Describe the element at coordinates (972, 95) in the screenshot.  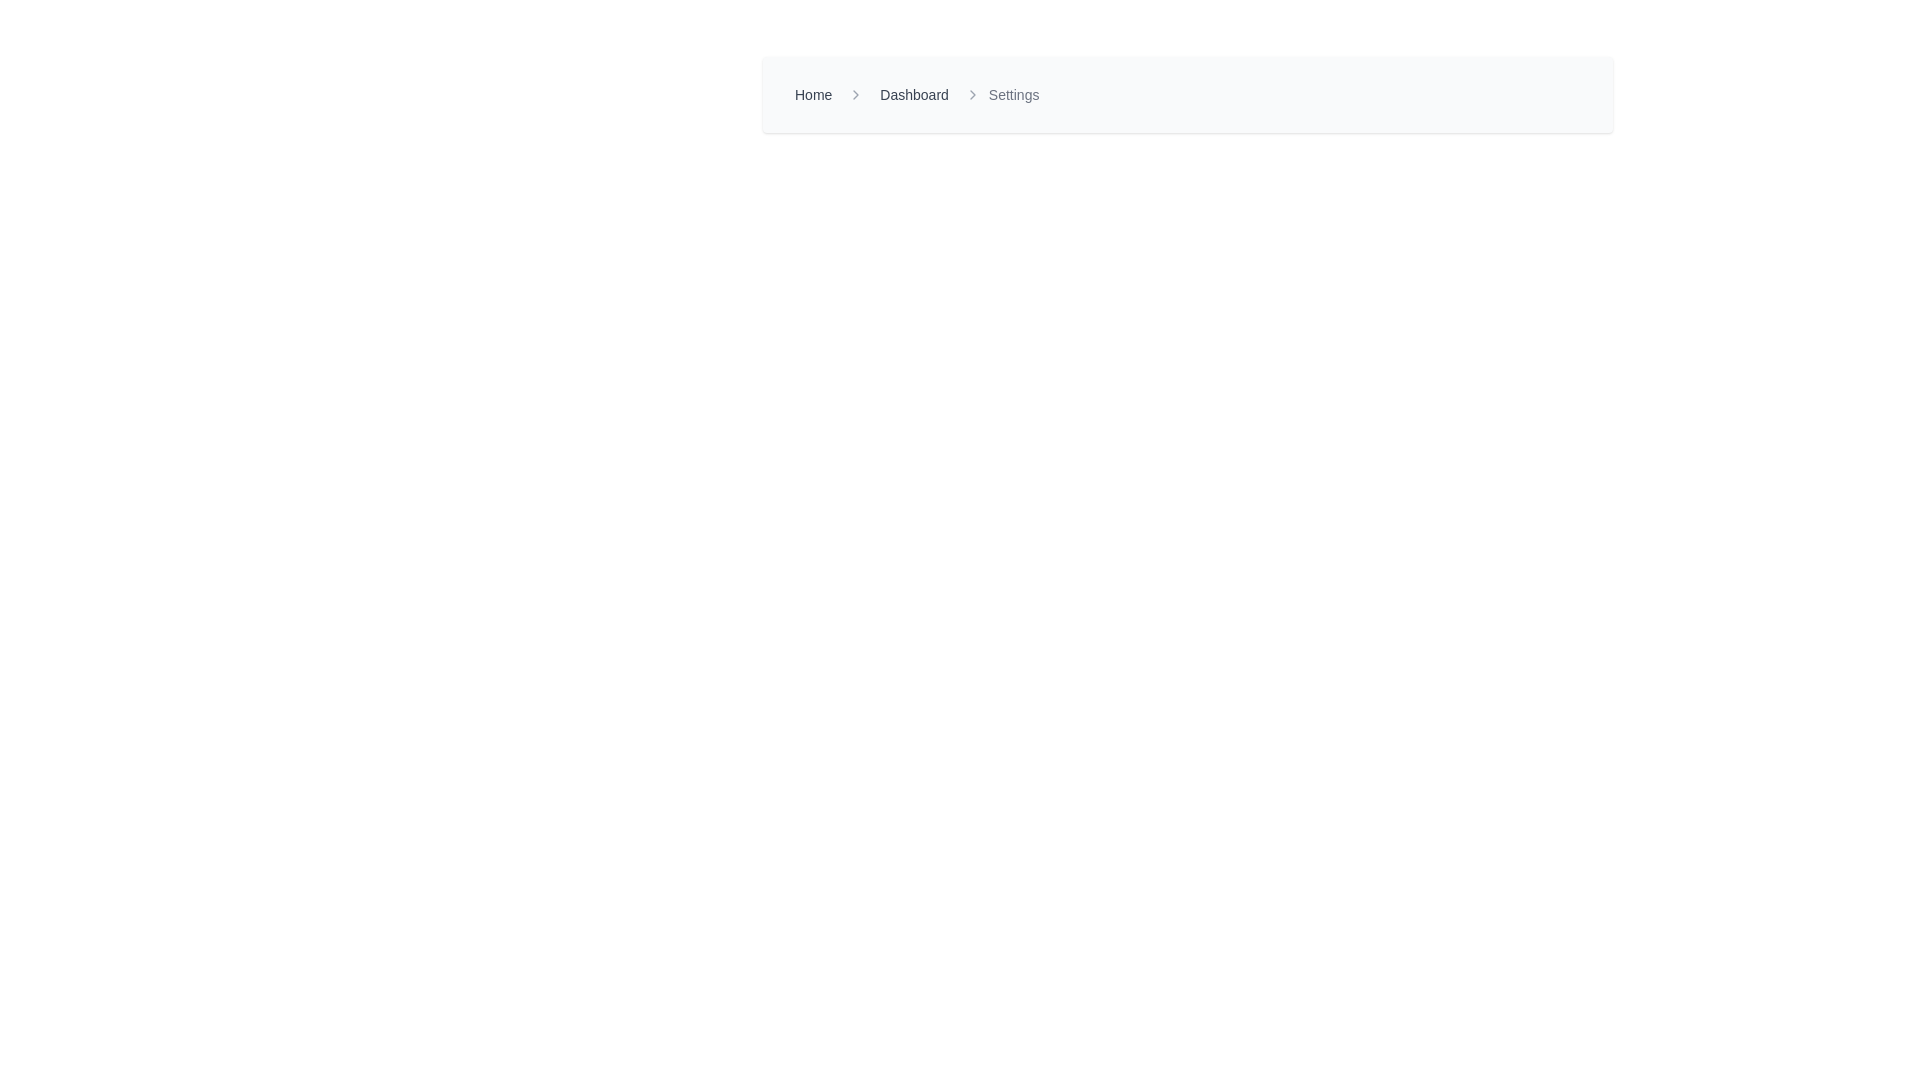
I see `the Navigation separator arrow icon located between the 'Dashboard' and 'Settings' text links in the breadcrumb navigation` at that location.